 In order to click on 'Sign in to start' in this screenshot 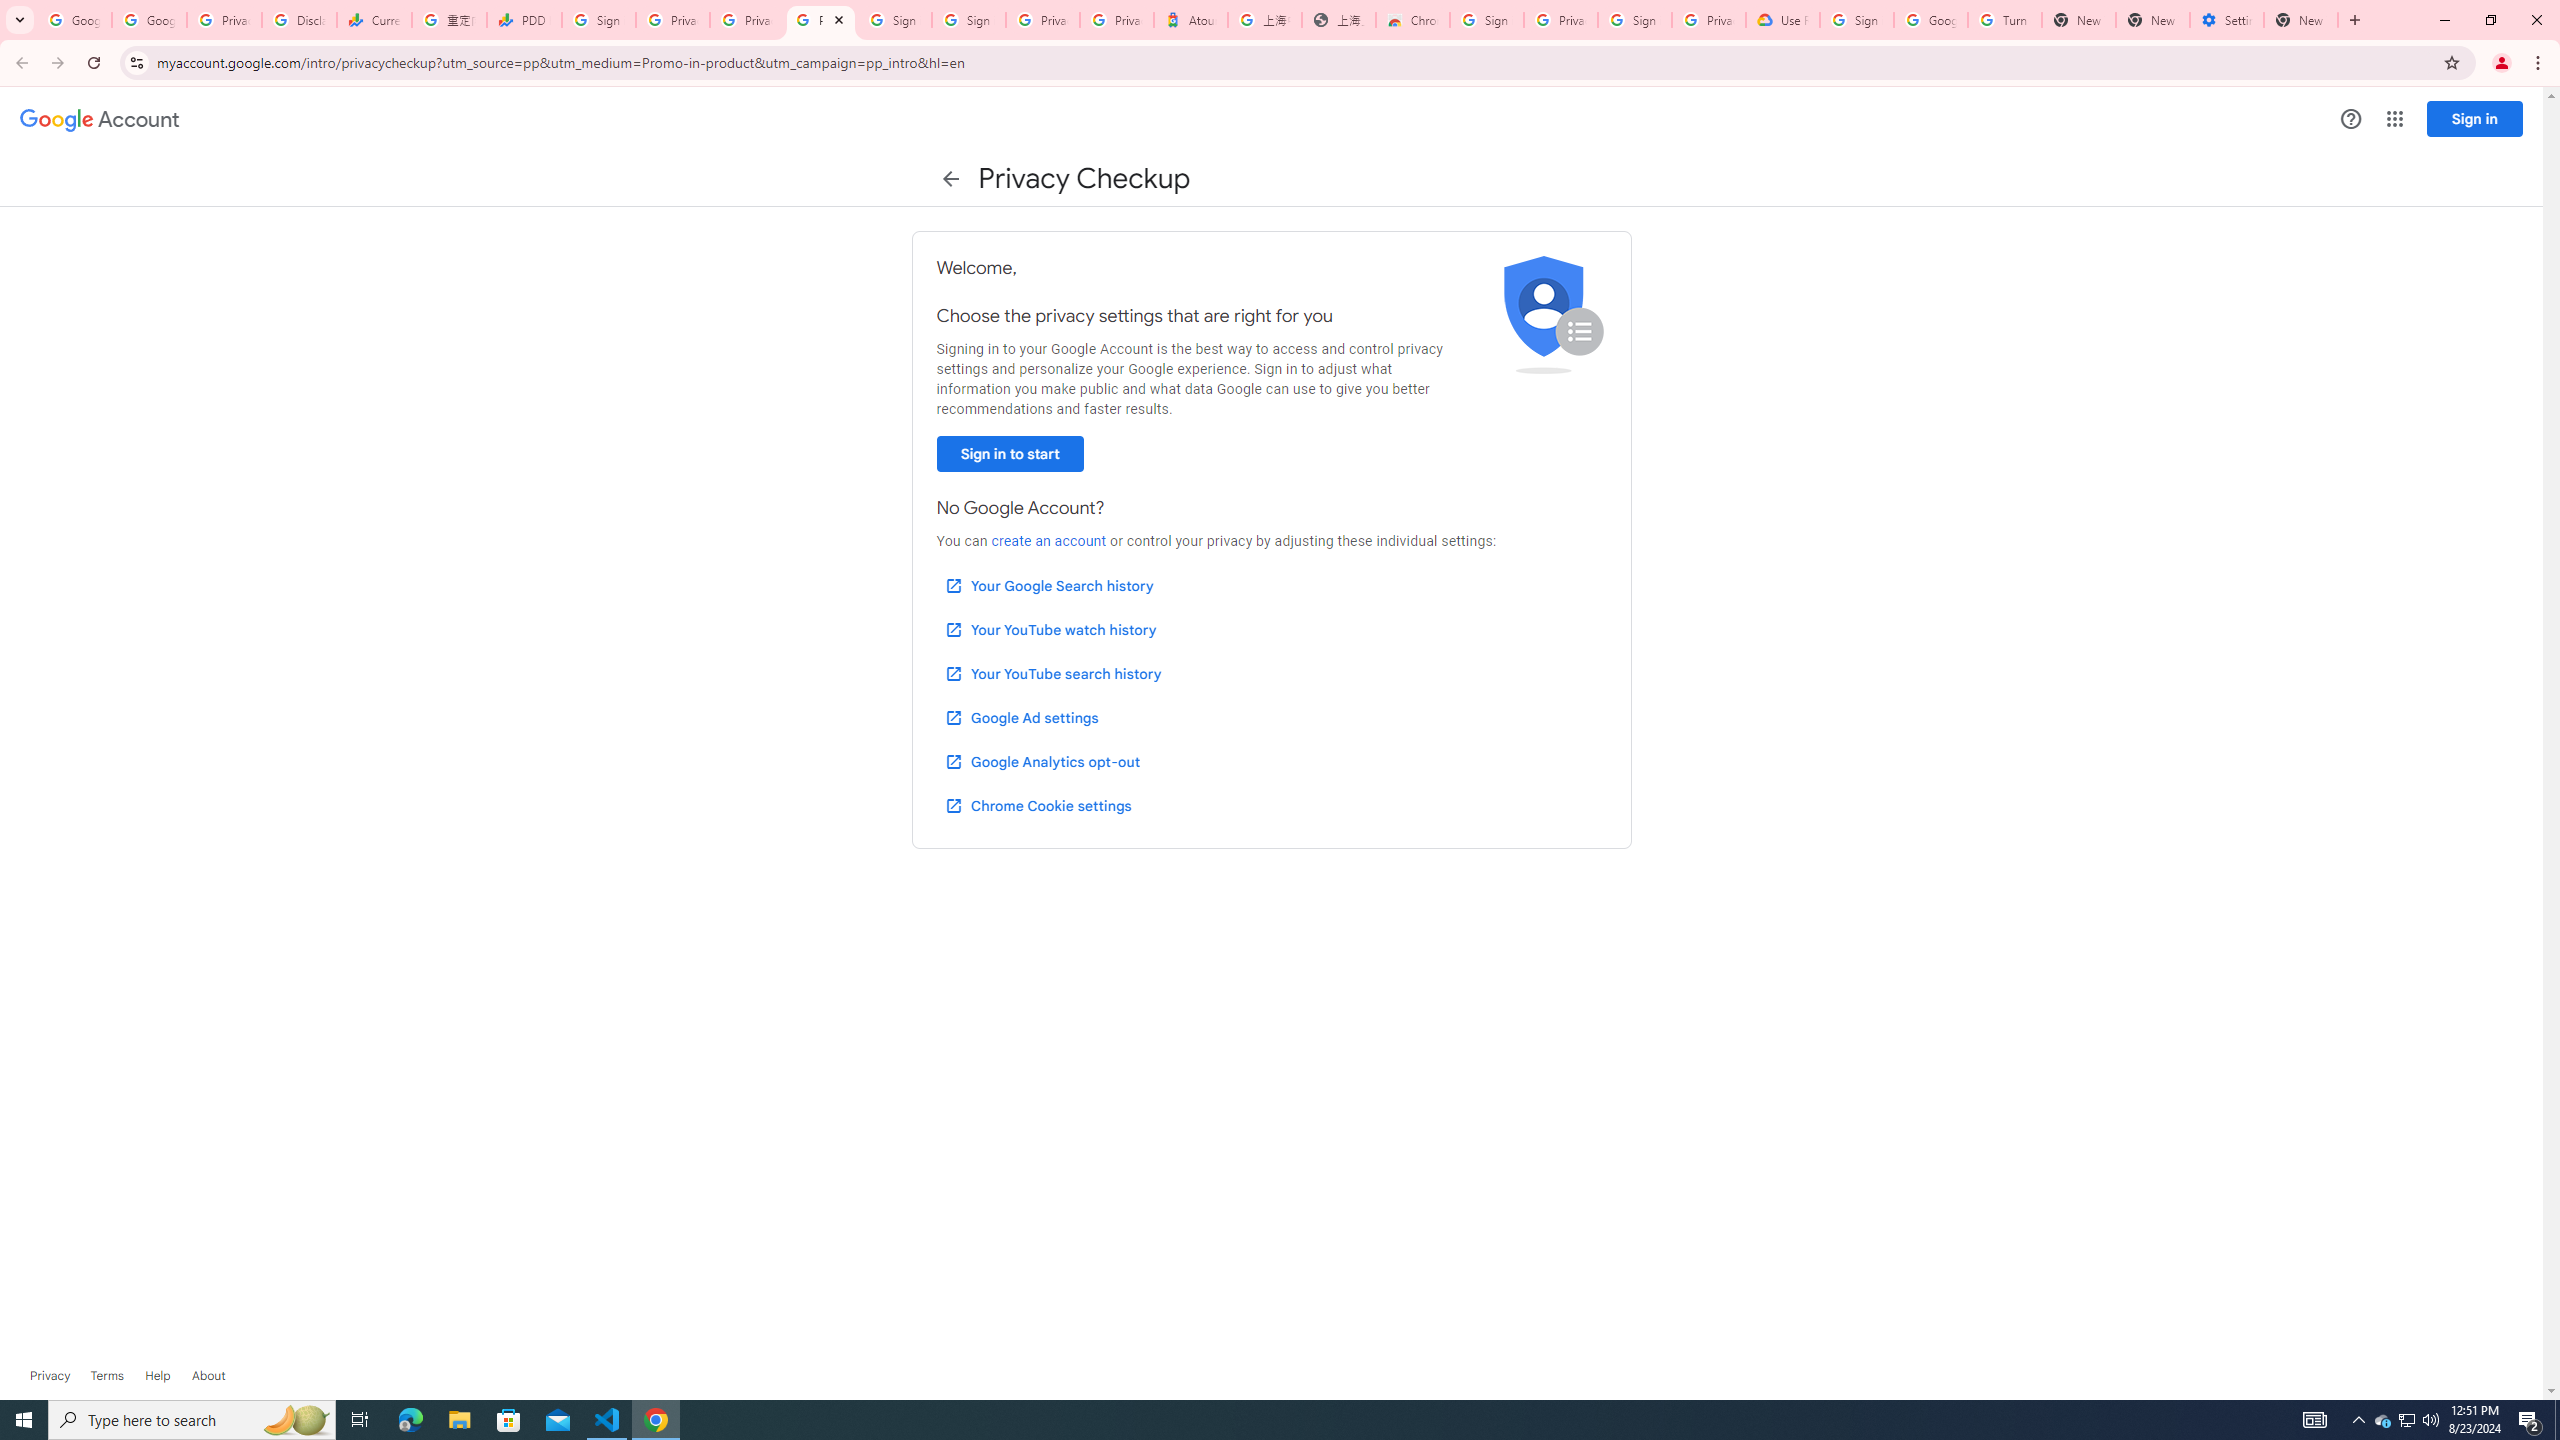, I will do `click(1008, 453)`.